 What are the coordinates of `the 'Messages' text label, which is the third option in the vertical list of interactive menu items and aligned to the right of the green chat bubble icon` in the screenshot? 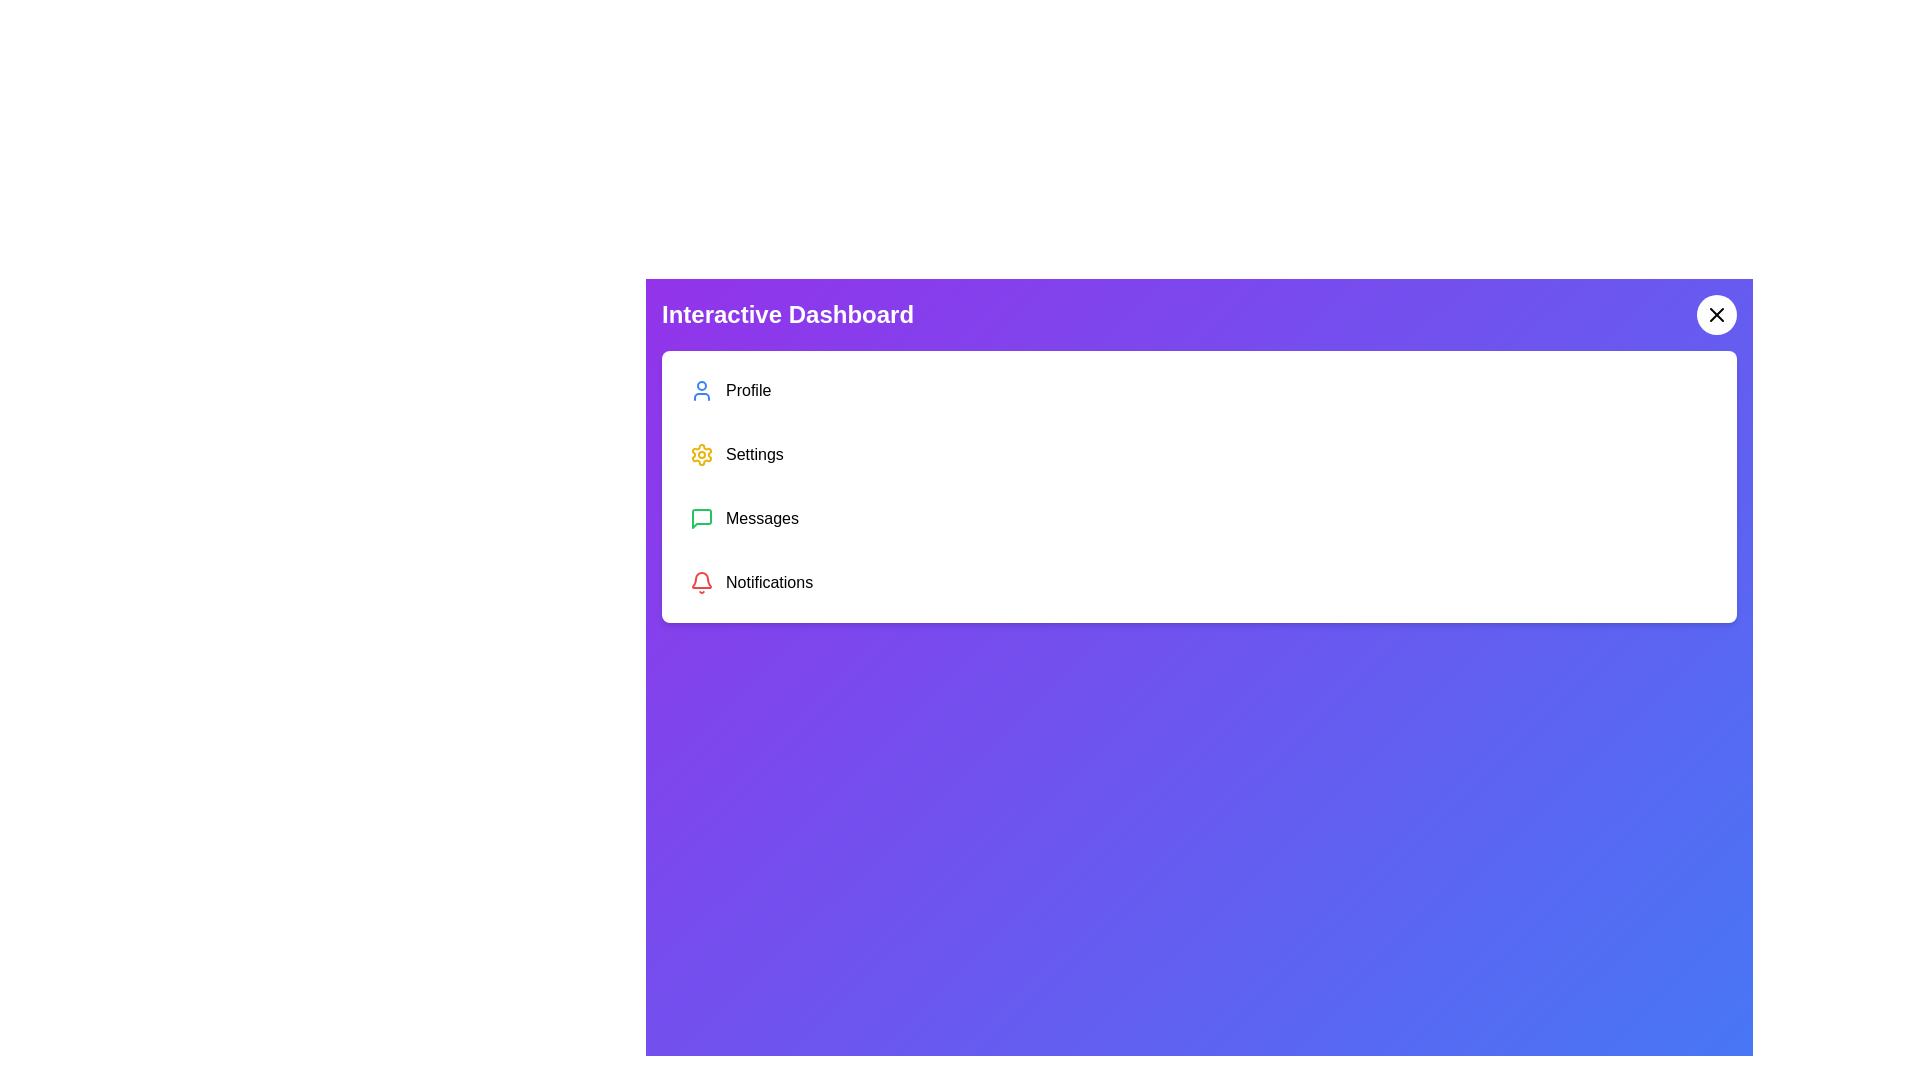 It's located at (761, 518).